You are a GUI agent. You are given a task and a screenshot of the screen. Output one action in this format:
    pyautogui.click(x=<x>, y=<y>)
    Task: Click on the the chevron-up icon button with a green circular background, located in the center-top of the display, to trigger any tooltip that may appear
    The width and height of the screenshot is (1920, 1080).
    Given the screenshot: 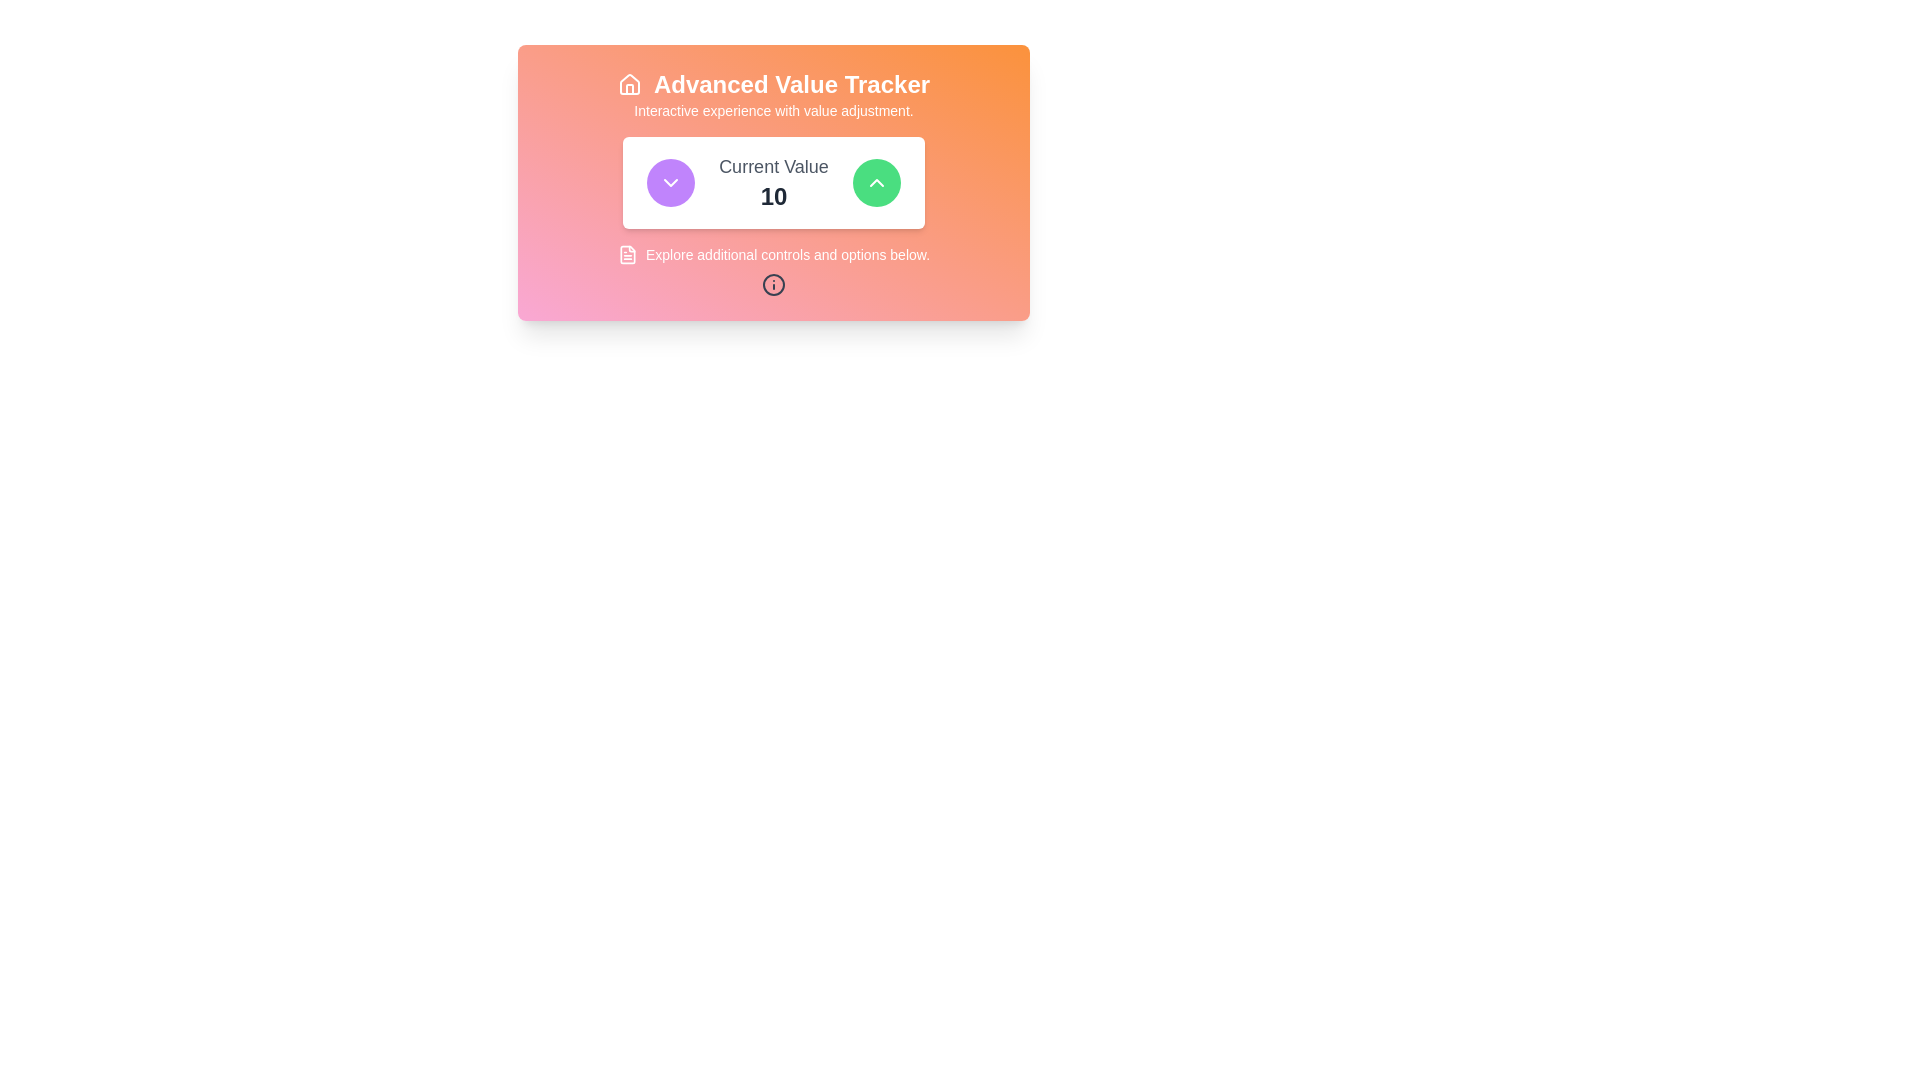 What is the action you would take?
    pyautogui.click(x=876, y=182)
    